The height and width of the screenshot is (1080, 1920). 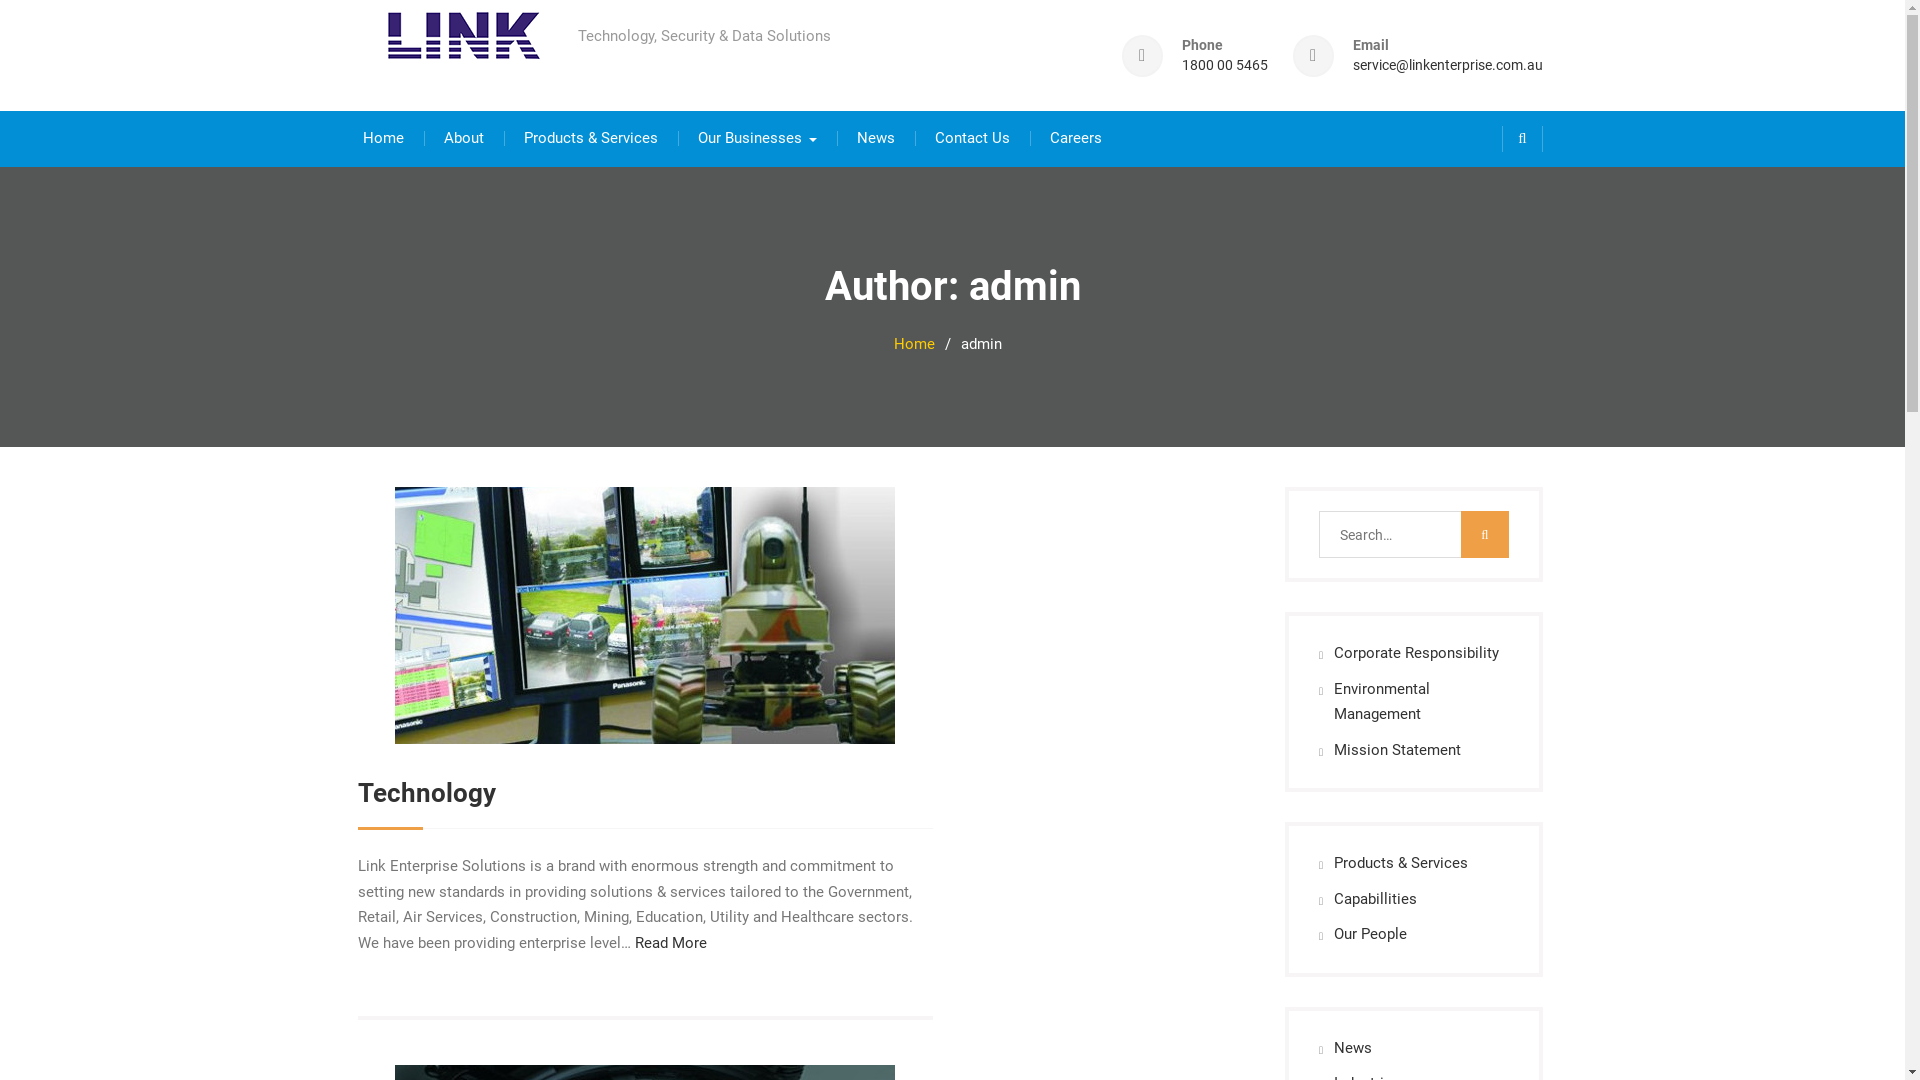 I want to click on 'Corporate Responsibility', so click(x=1415, y=652).